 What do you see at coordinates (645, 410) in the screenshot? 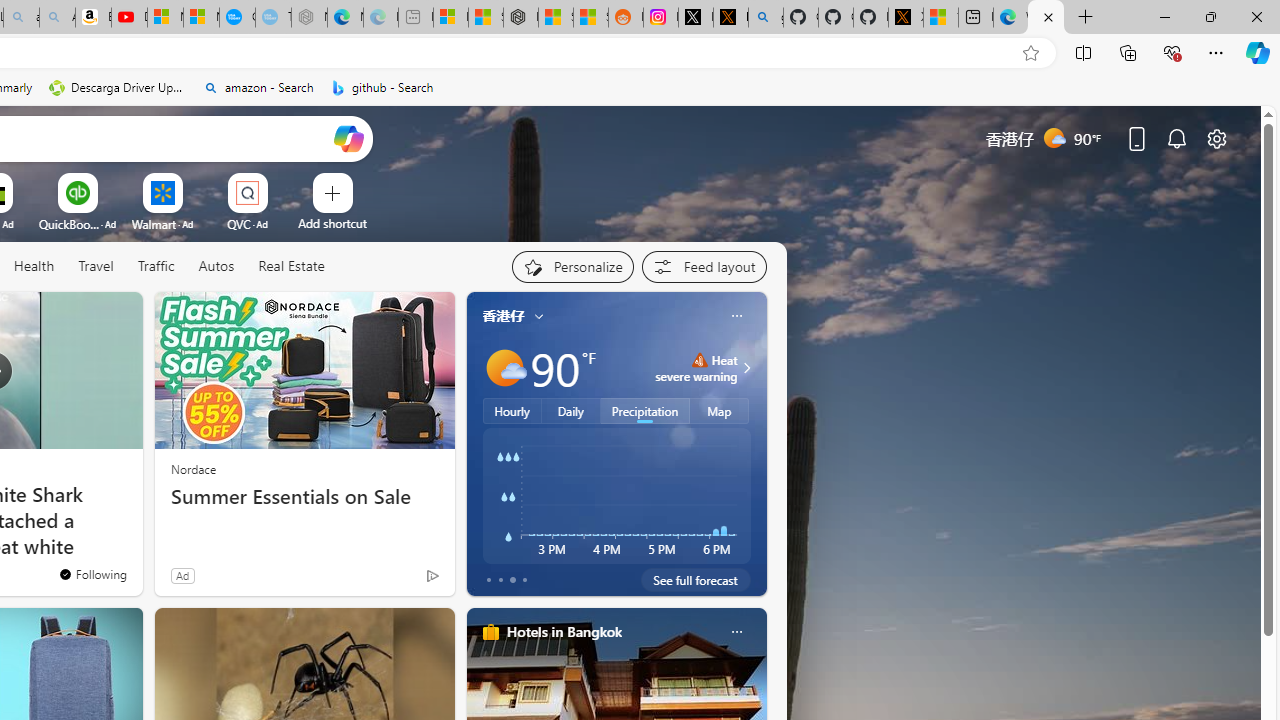
I see `'Precipitation'` at bounding box center [645, 410].